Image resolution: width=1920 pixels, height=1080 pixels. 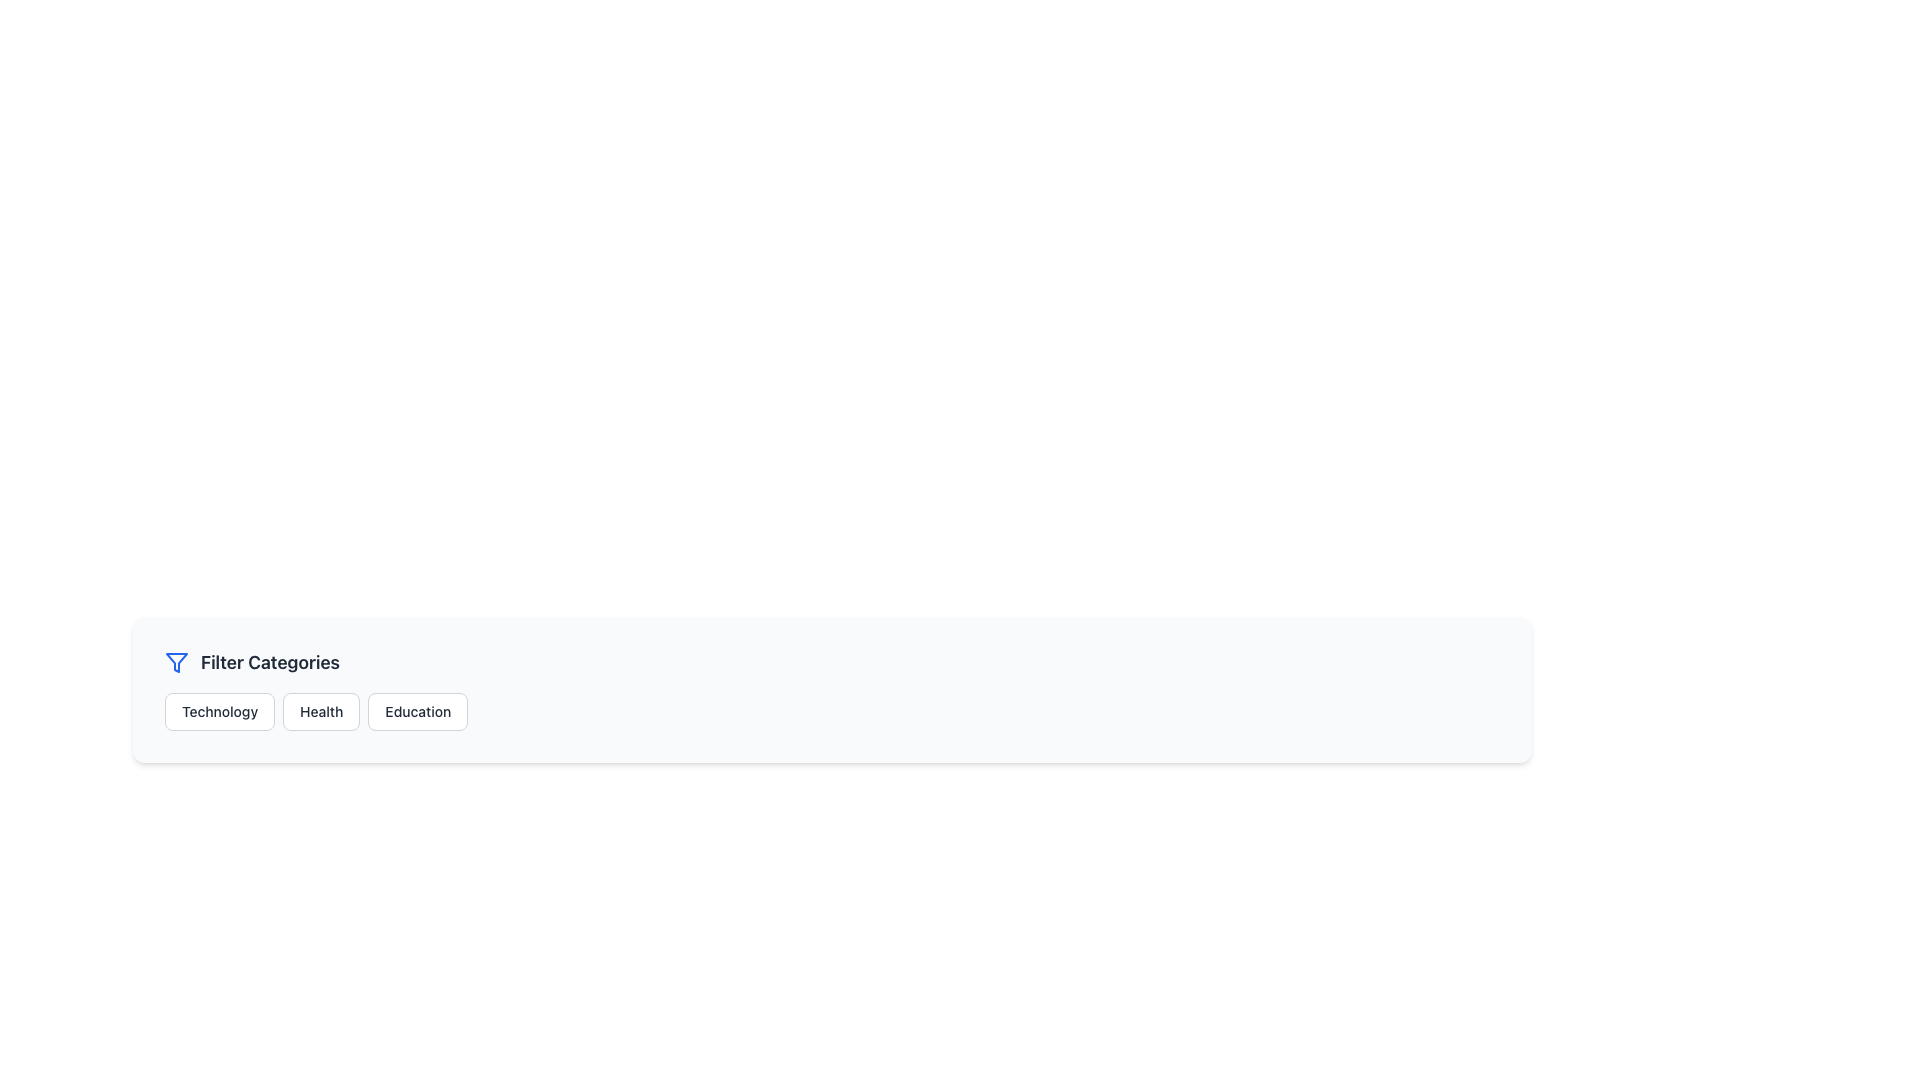 I want to click on the 'Health' button, which is a rectangular button with rounded corners, a white background, and a thin gray border, located near the bottom-left area of the interface, so click(x=321, y=711).